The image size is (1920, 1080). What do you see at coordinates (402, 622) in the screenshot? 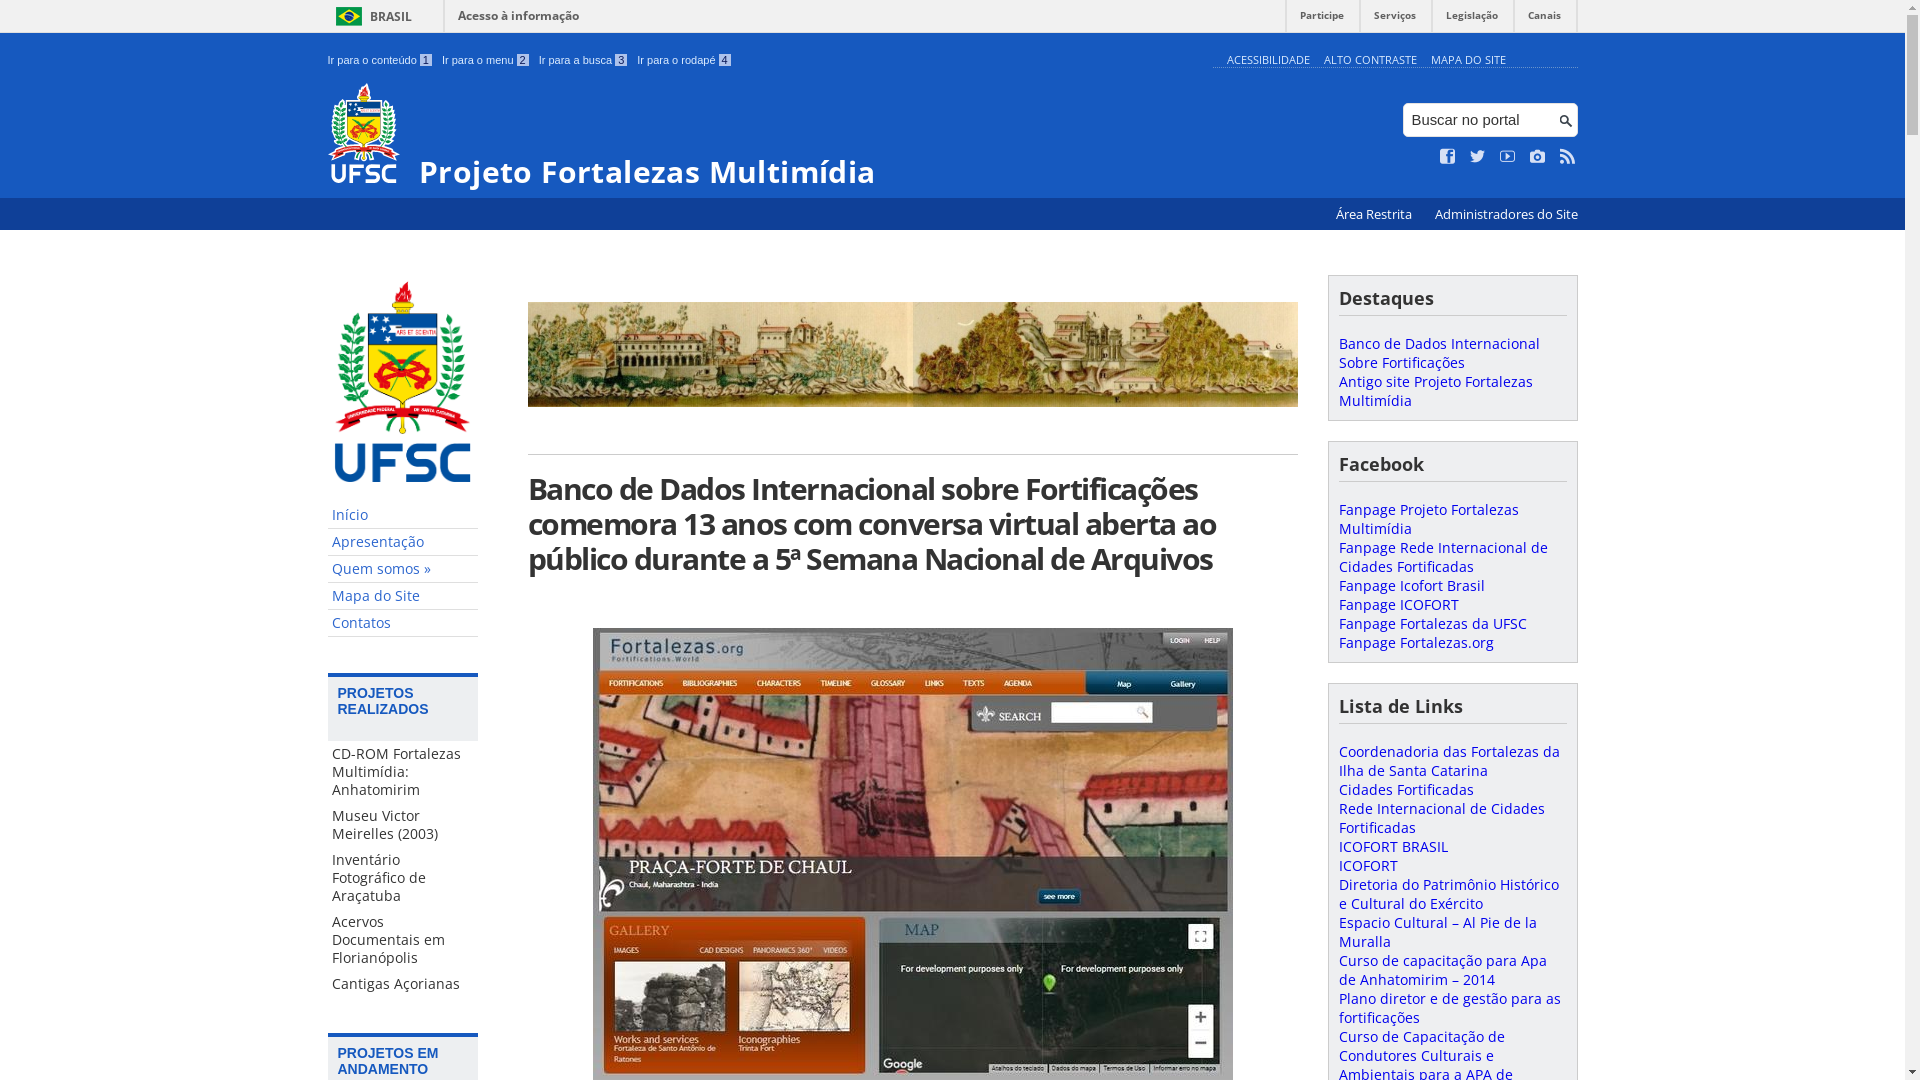
I see `'Contatos'` at bounding box center [402, 622].